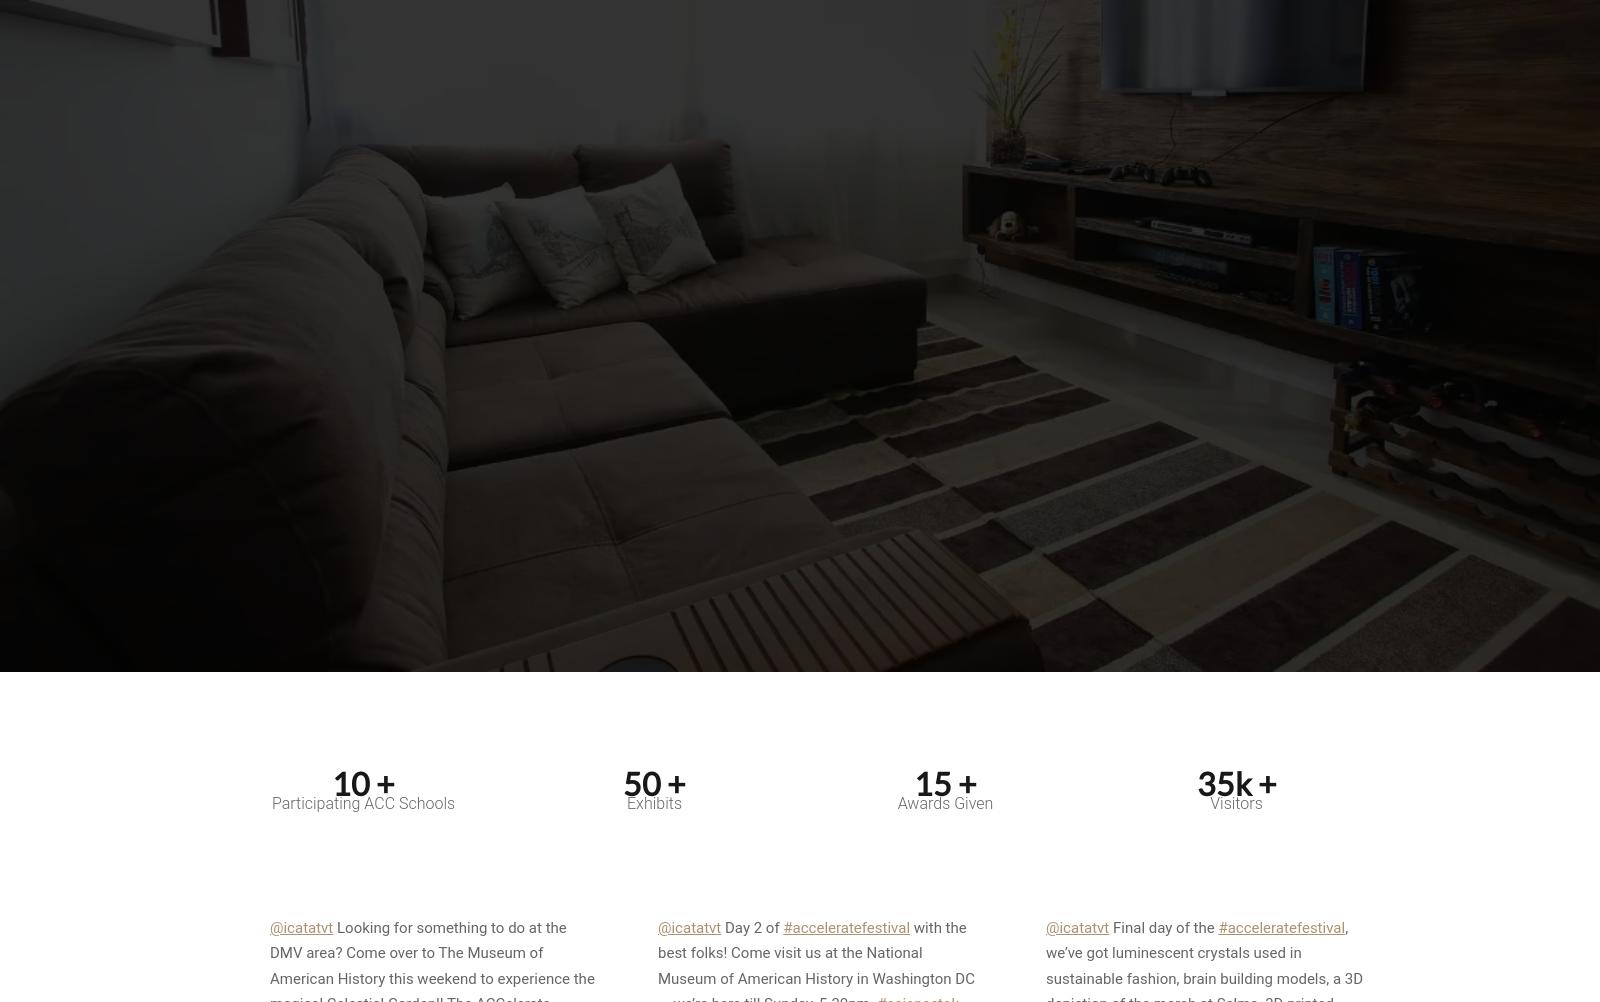 This screenshot has width=1600, height=1002. What do you see at coordinates (943, 801) in the screenshot?
I see `'Awards Given'` at bounding box center [943, 801].